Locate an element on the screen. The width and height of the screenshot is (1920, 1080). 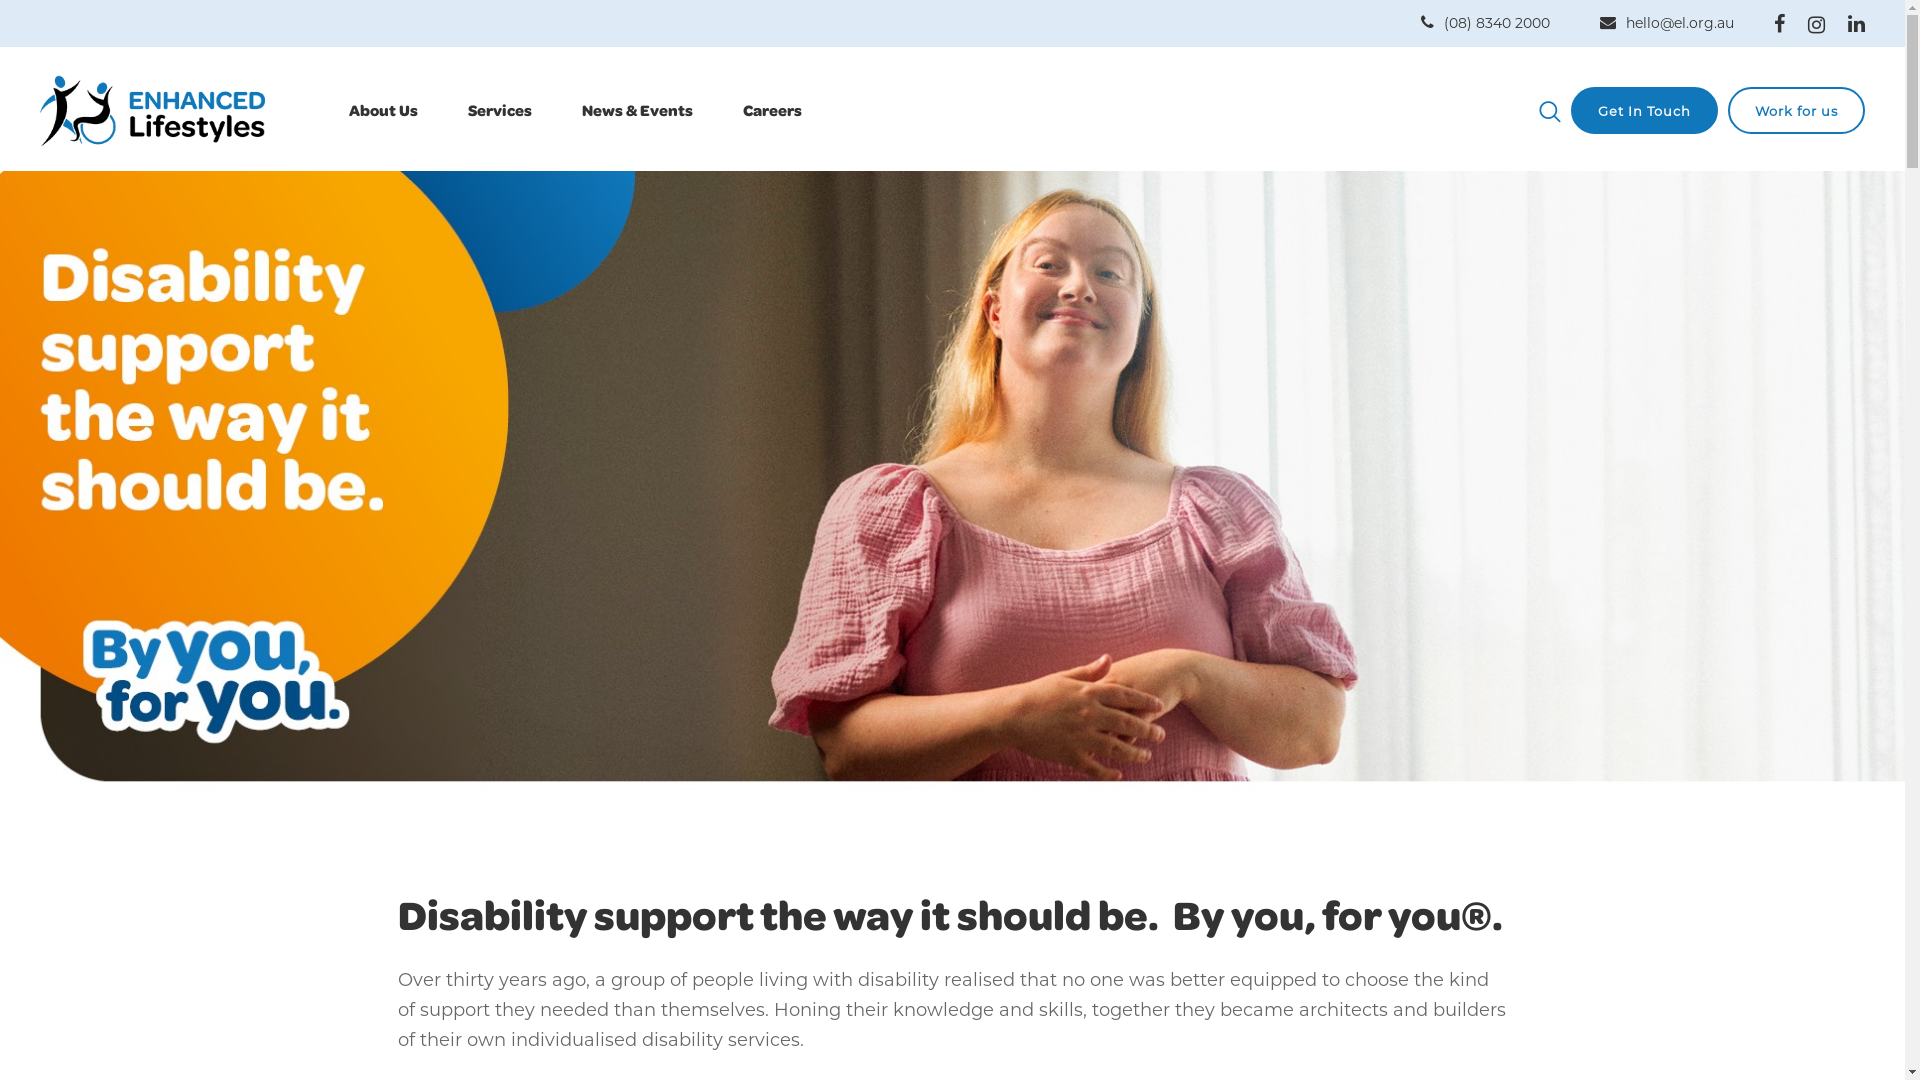
'(08) 8340 2000' is located at coordinates (1444, 23).